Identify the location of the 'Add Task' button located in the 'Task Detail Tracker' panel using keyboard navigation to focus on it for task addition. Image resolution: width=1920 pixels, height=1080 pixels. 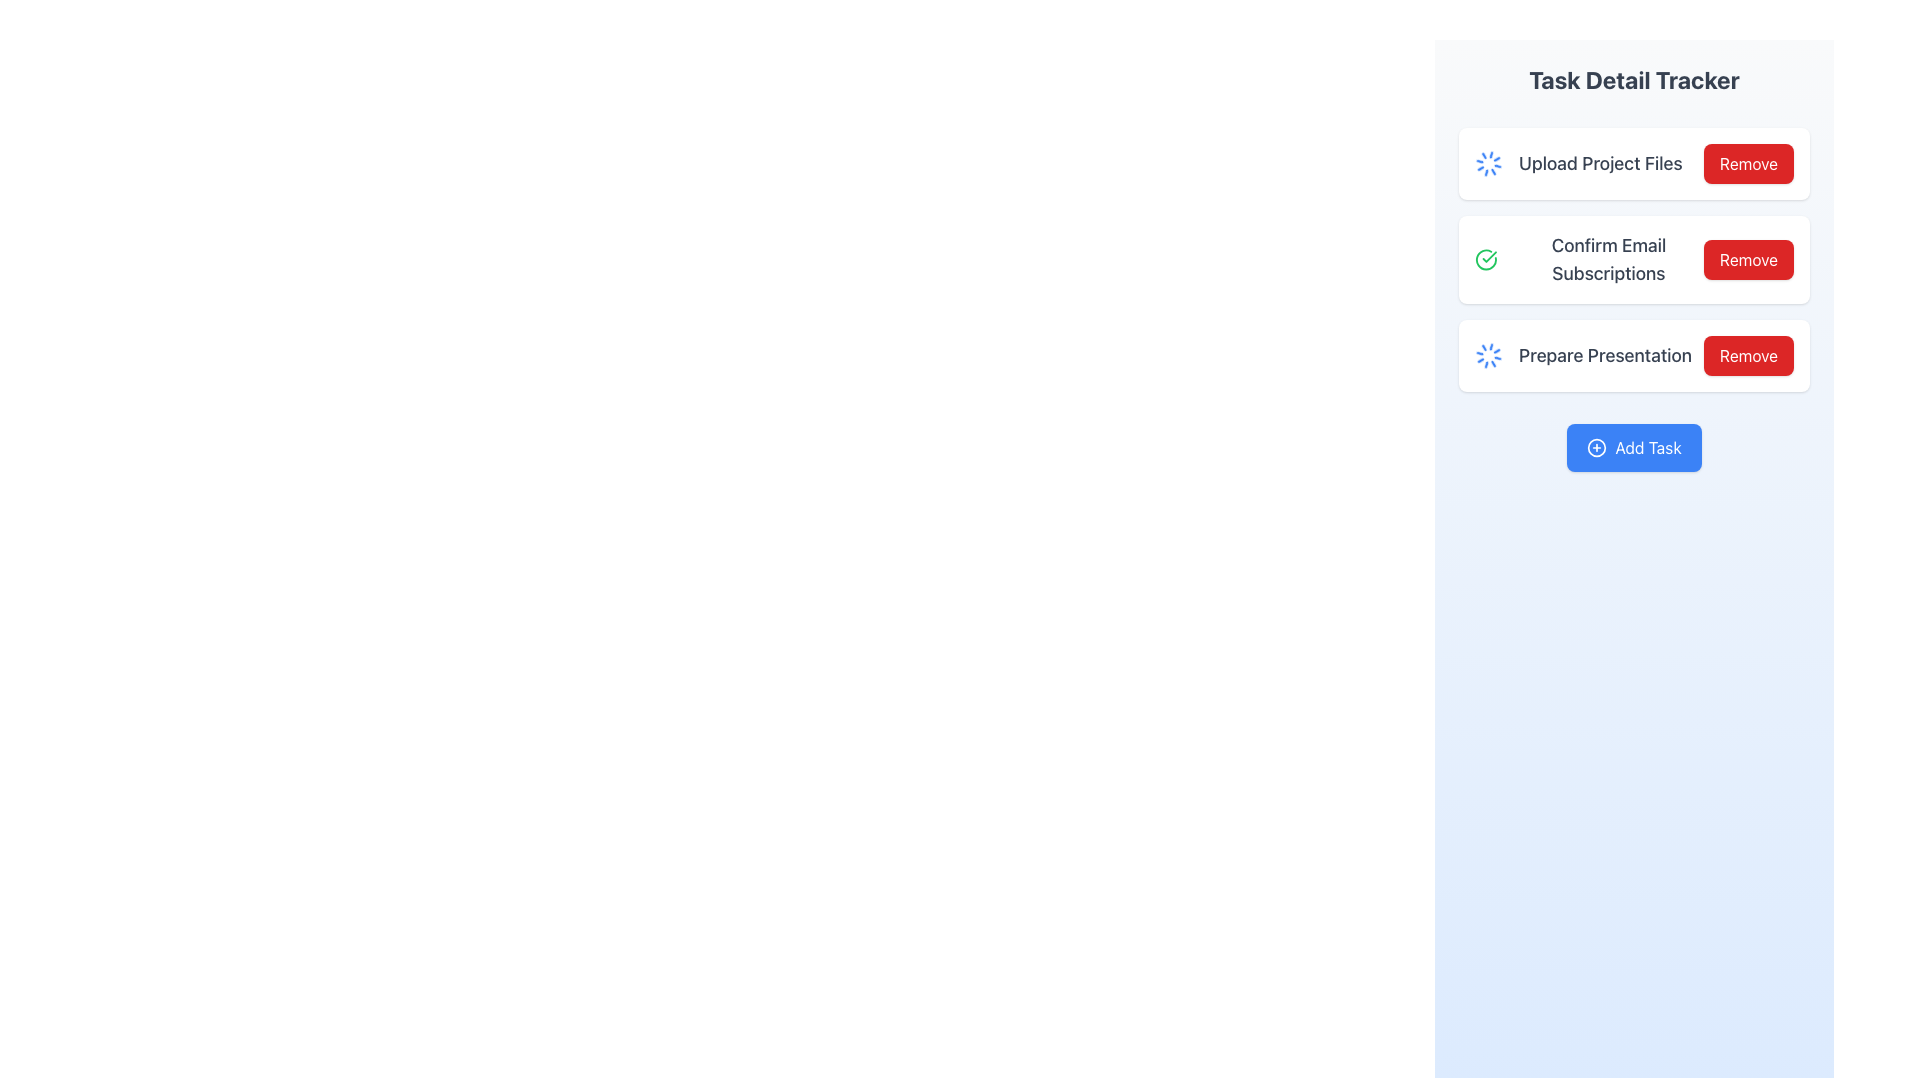
(1634, 446).